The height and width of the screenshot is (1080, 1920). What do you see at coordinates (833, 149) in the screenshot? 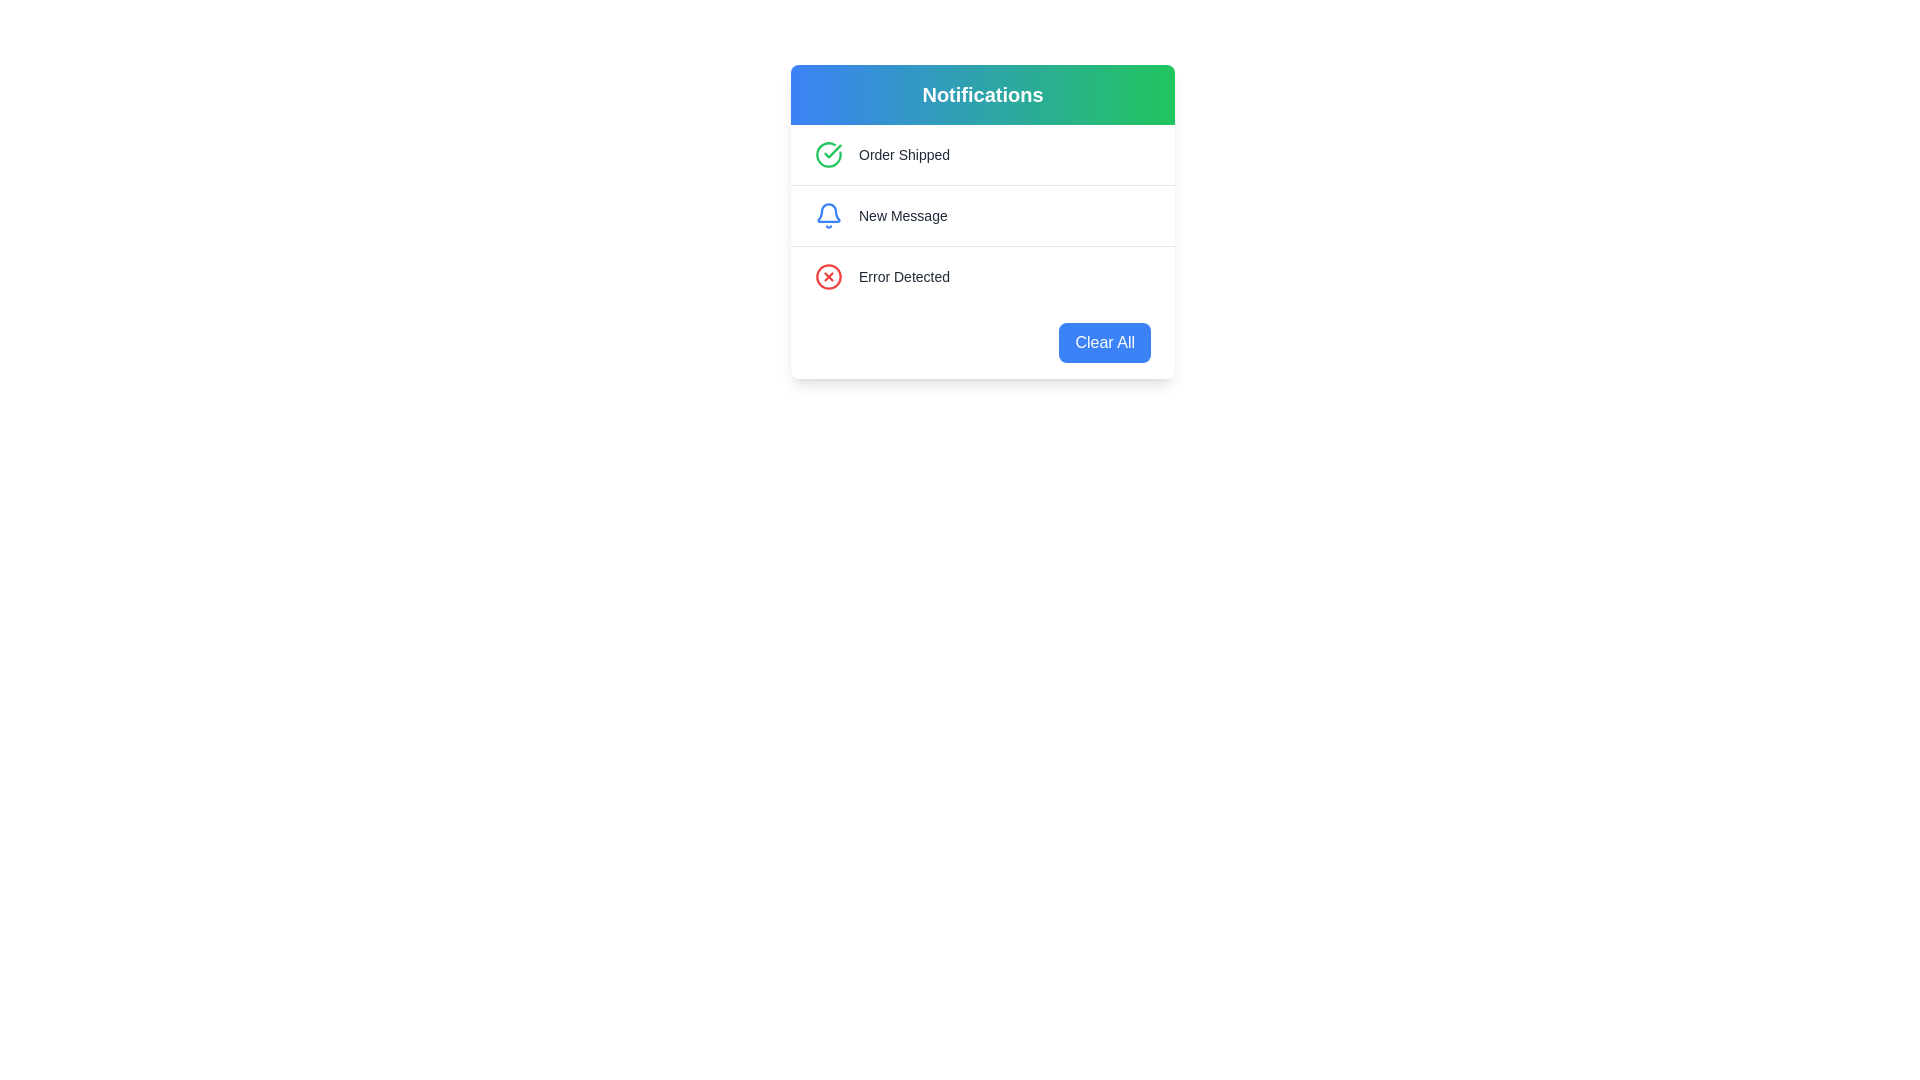
I see `the shipped status icon located to the left of the 'Order Shipped' text in the top notification item` at bounding box center [833, 149].